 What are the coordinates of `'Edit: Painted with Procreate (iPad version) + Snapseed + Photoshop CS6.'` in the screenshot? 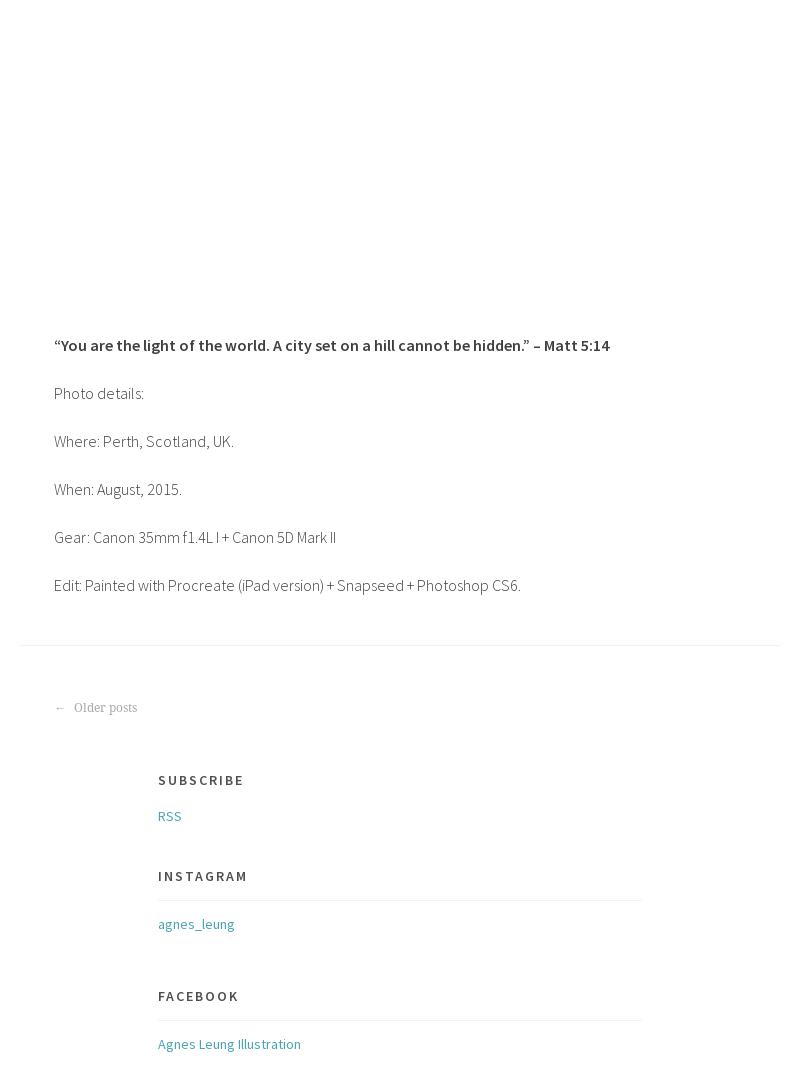 It's located at (287, 582).